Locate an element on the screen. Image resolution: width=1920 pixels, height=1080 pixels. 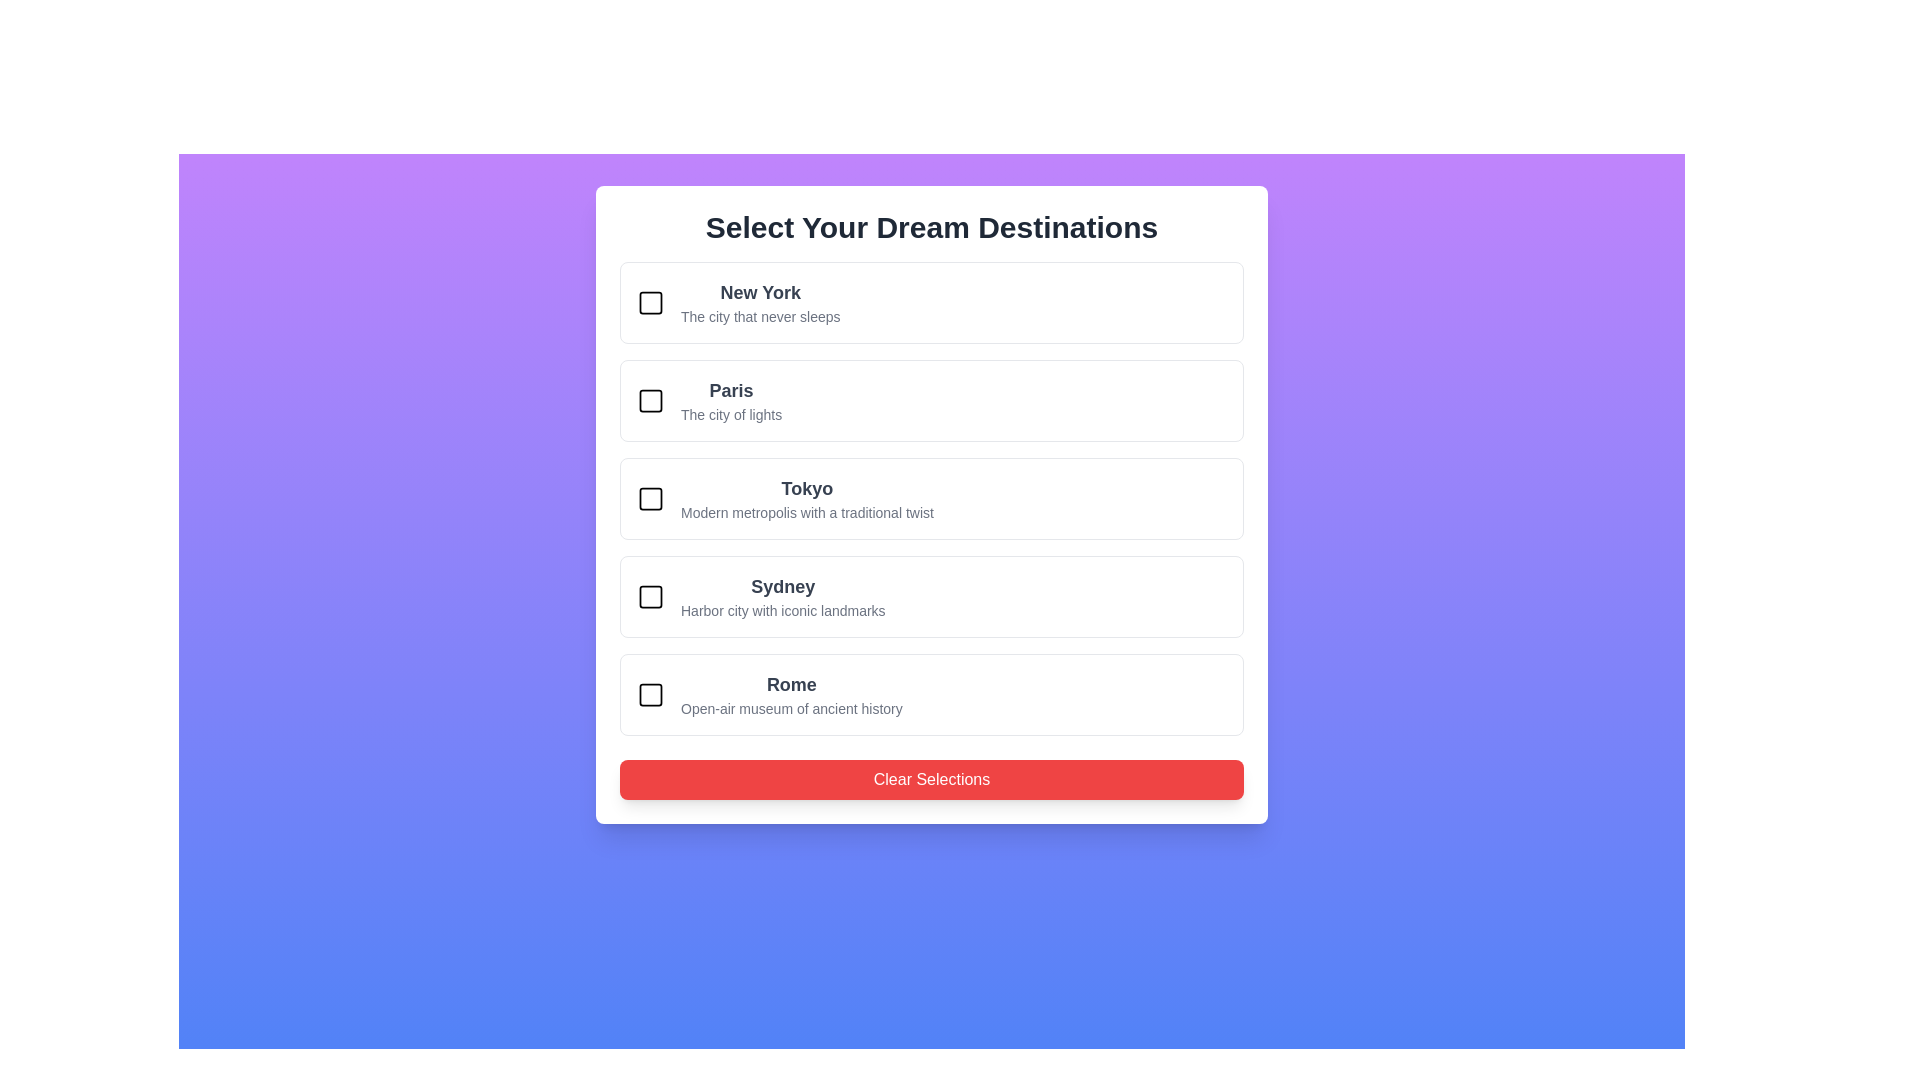
the city New York by clicking on its checkbox or card is located at coordinates (651, 303).